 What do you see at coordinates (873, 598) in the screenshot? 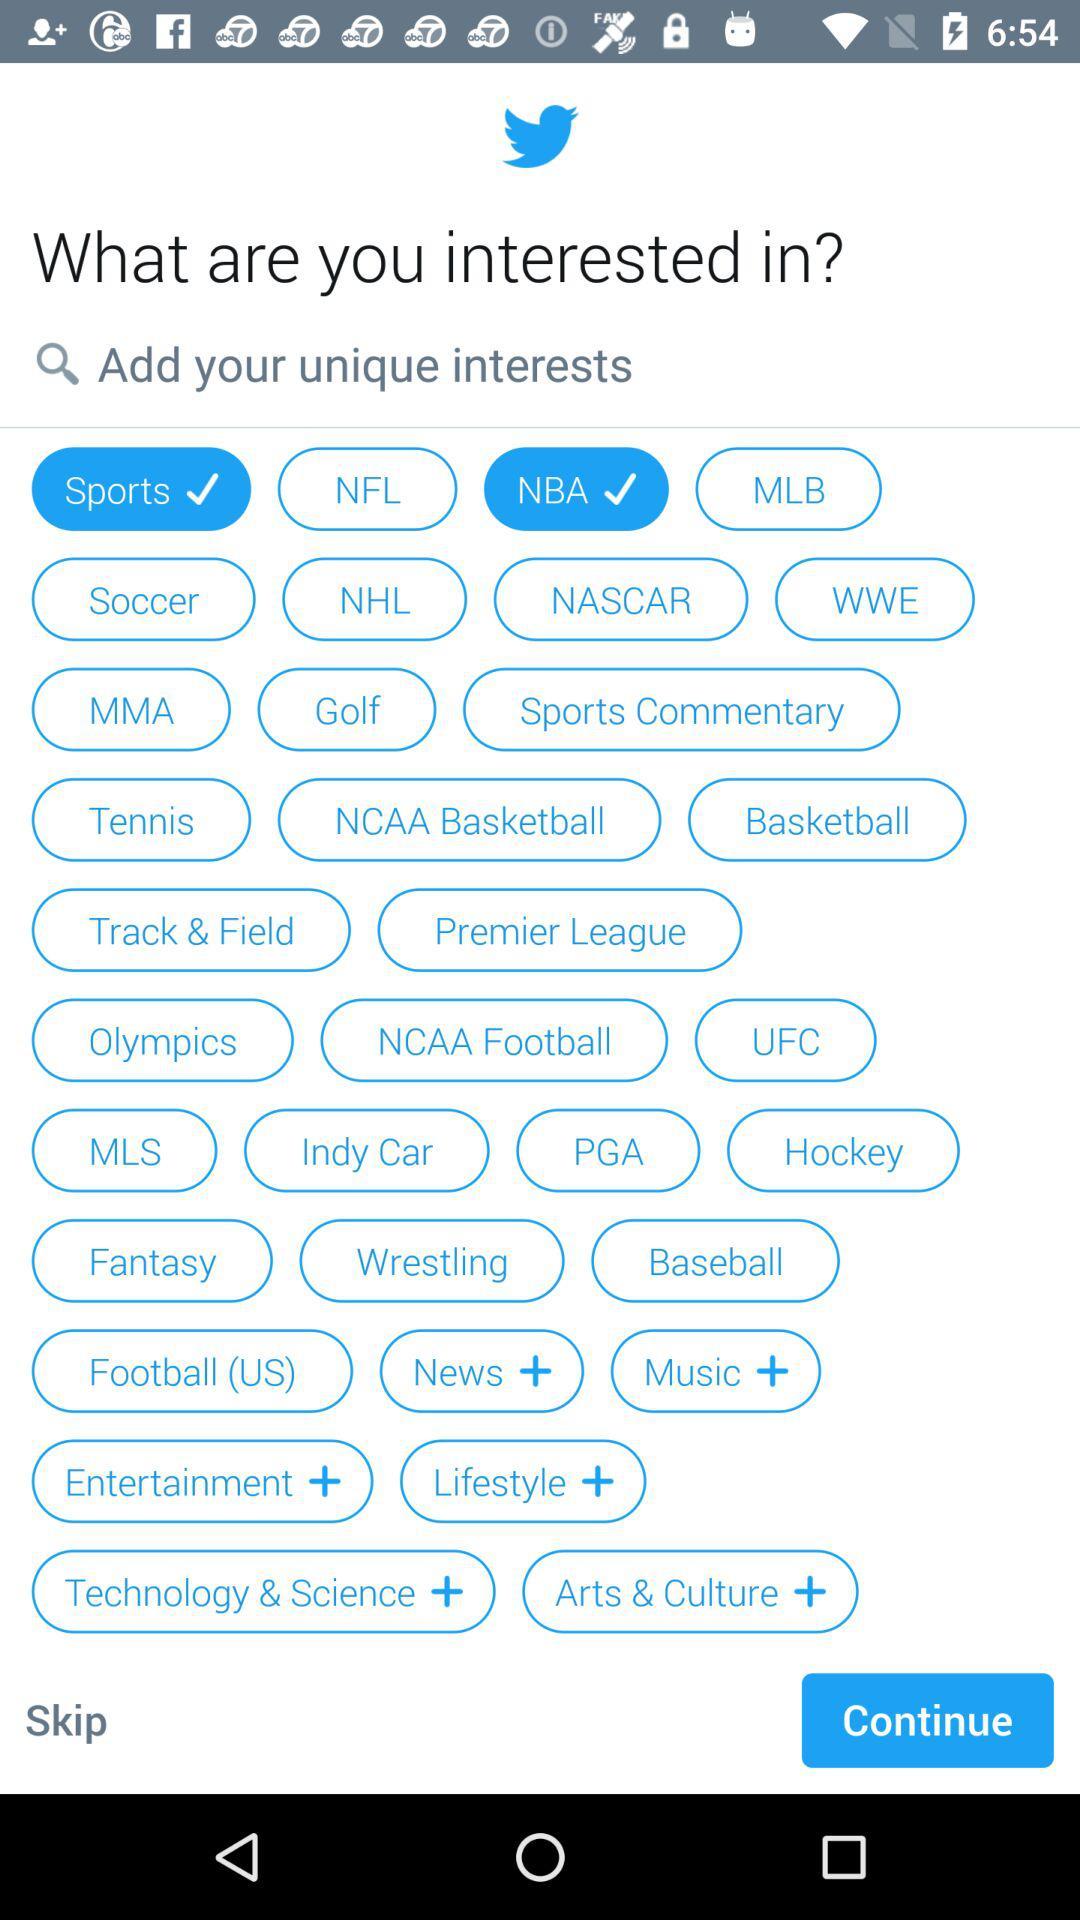
I see `wwe` at bounding box center [873, 598].